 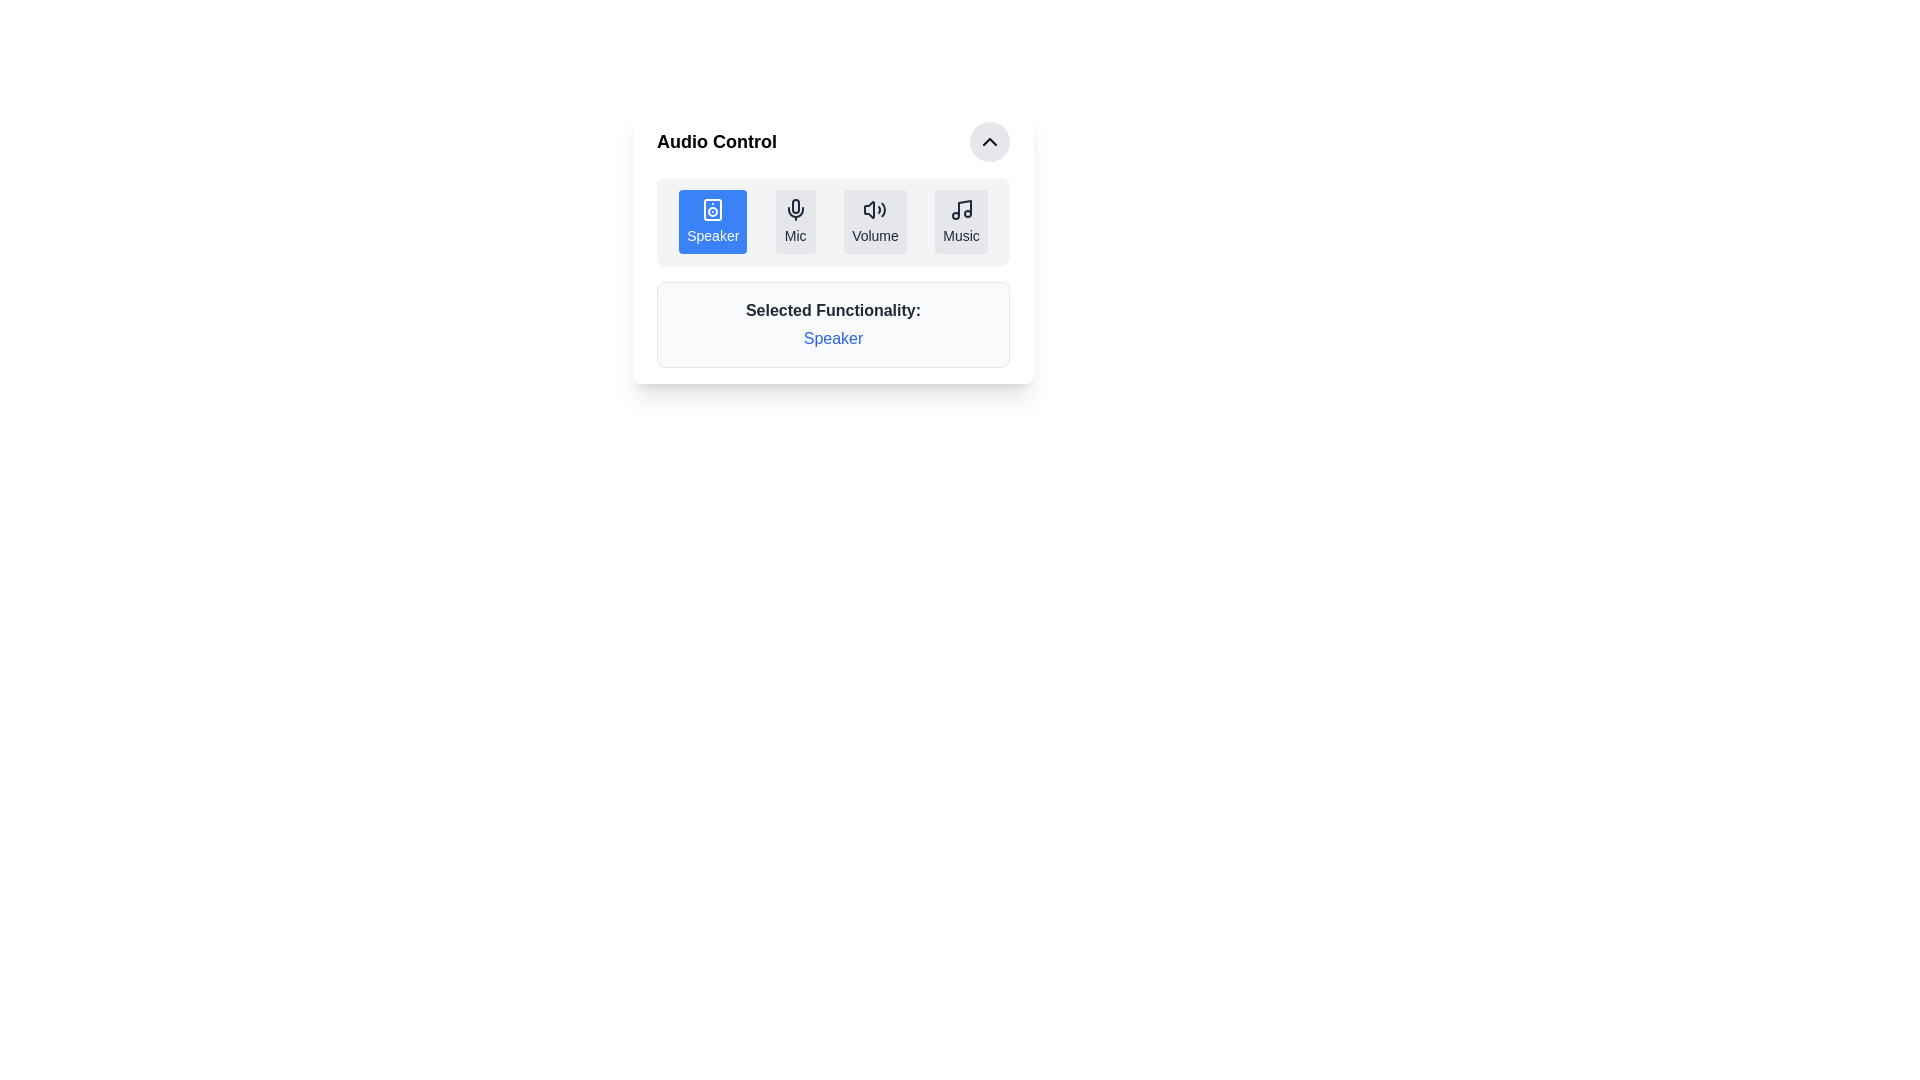 What do you see at coordinates (713, 209) in the screenshot?
I see `the blue vertical rectangle icon located inside the 'Speaker' button in the 'Audio Control' section` at bounding box center [713, 209].